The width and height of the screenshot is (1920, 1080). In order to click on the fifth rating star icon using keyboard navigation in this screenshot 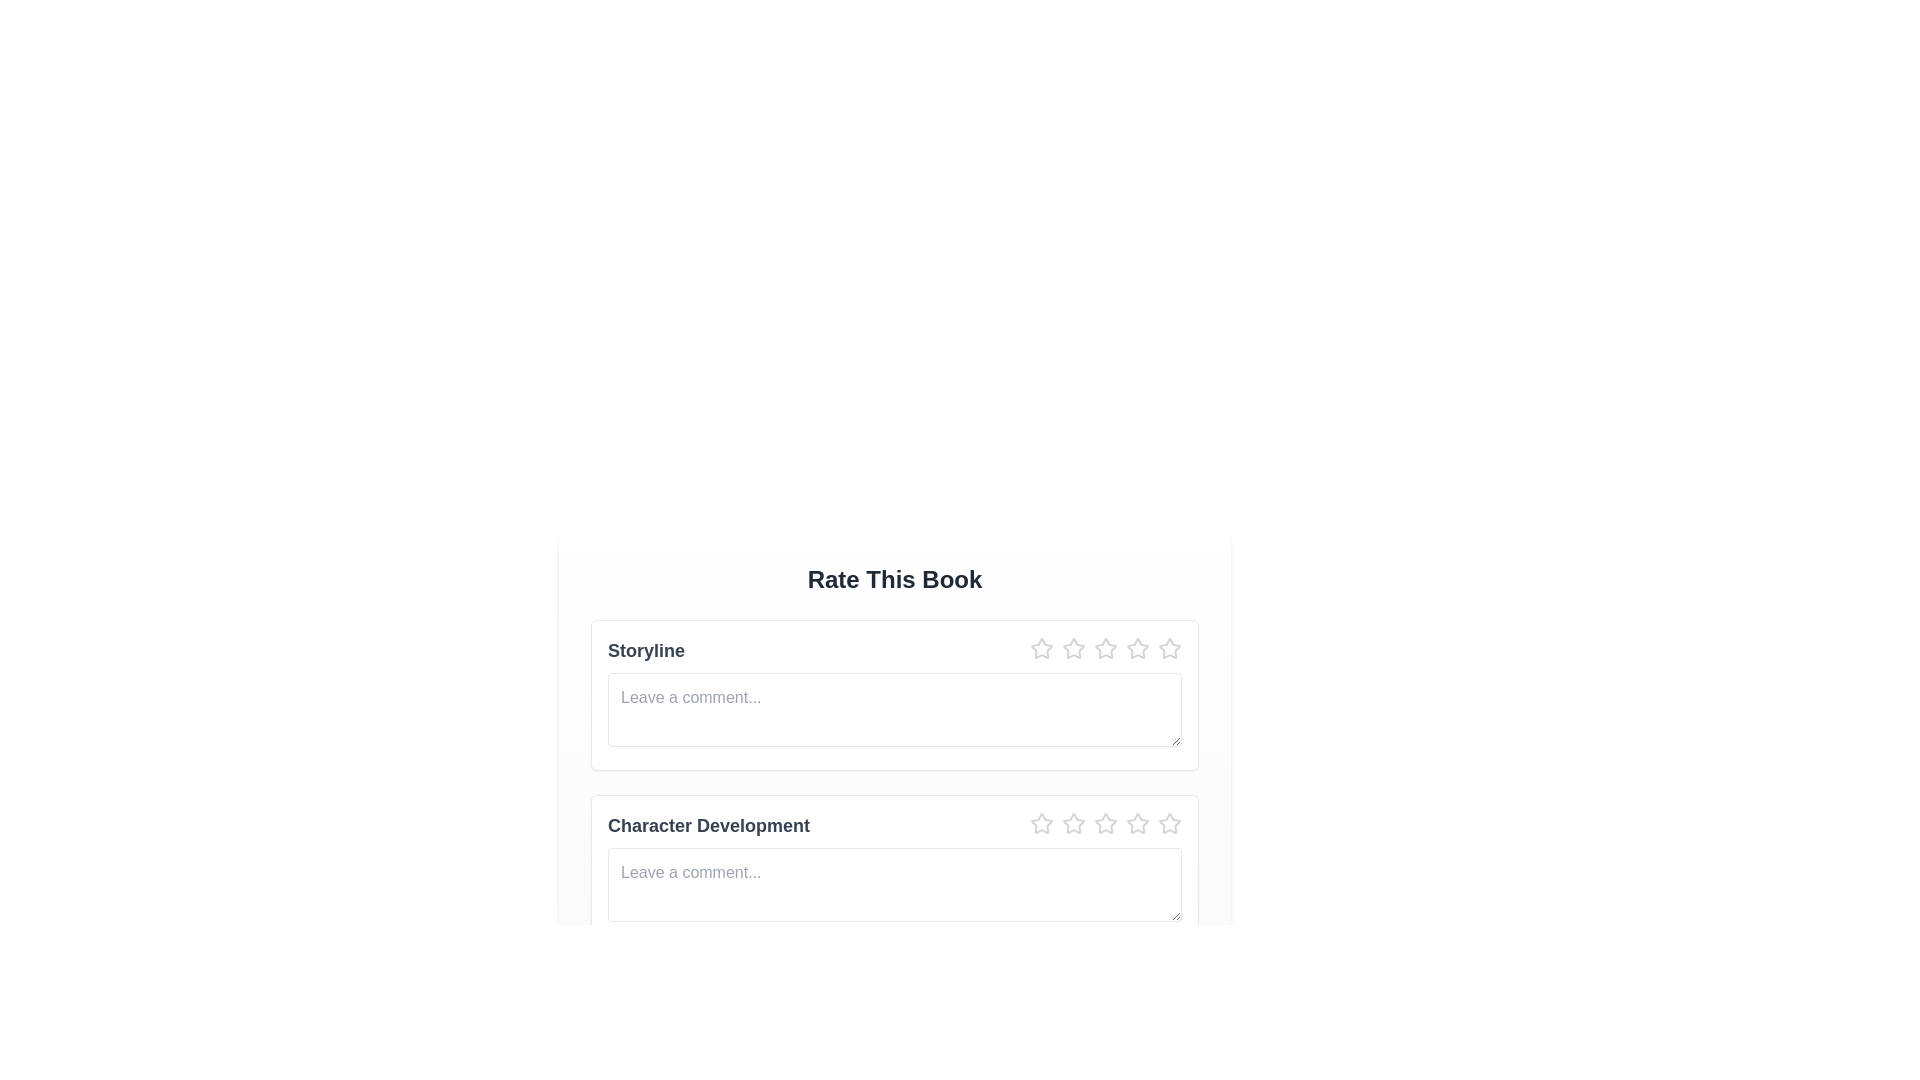, I will do `click(1137, 823)`.